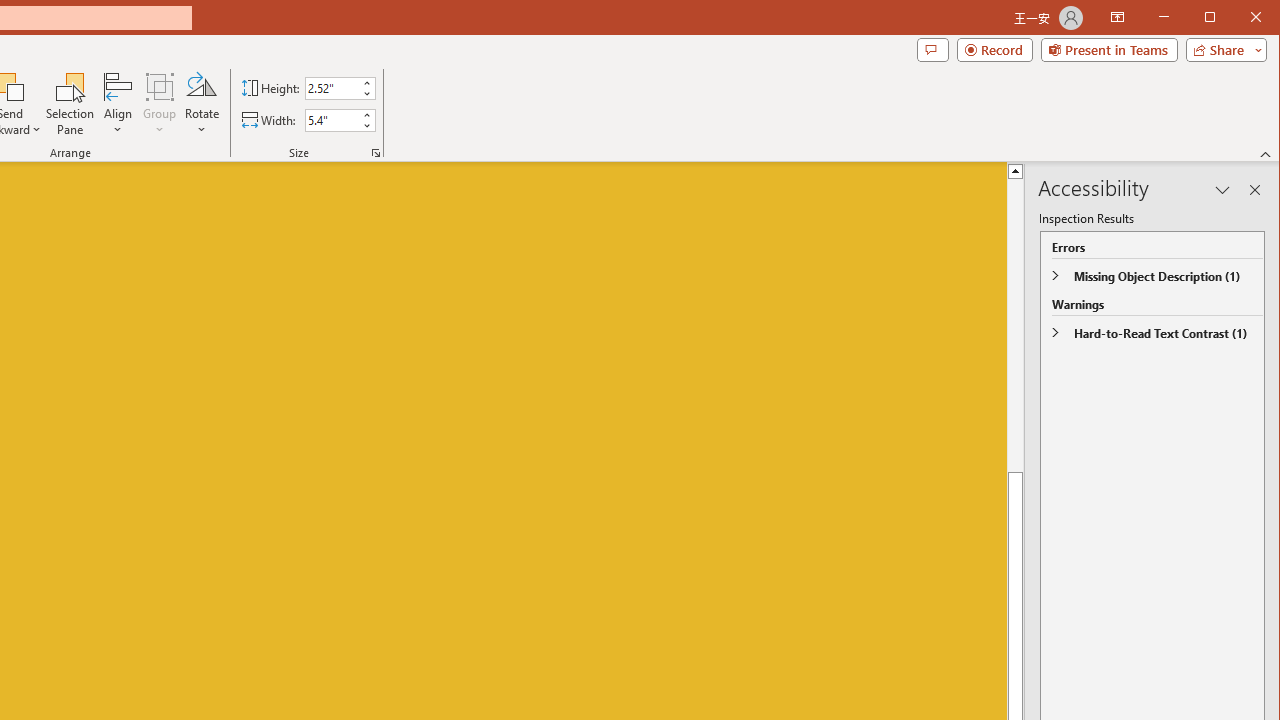 The height and width of the screenshot is (720, 1280). Describe the element at coordinates (201, 104) in the screenshot. I see `'Rotate'` at that location.